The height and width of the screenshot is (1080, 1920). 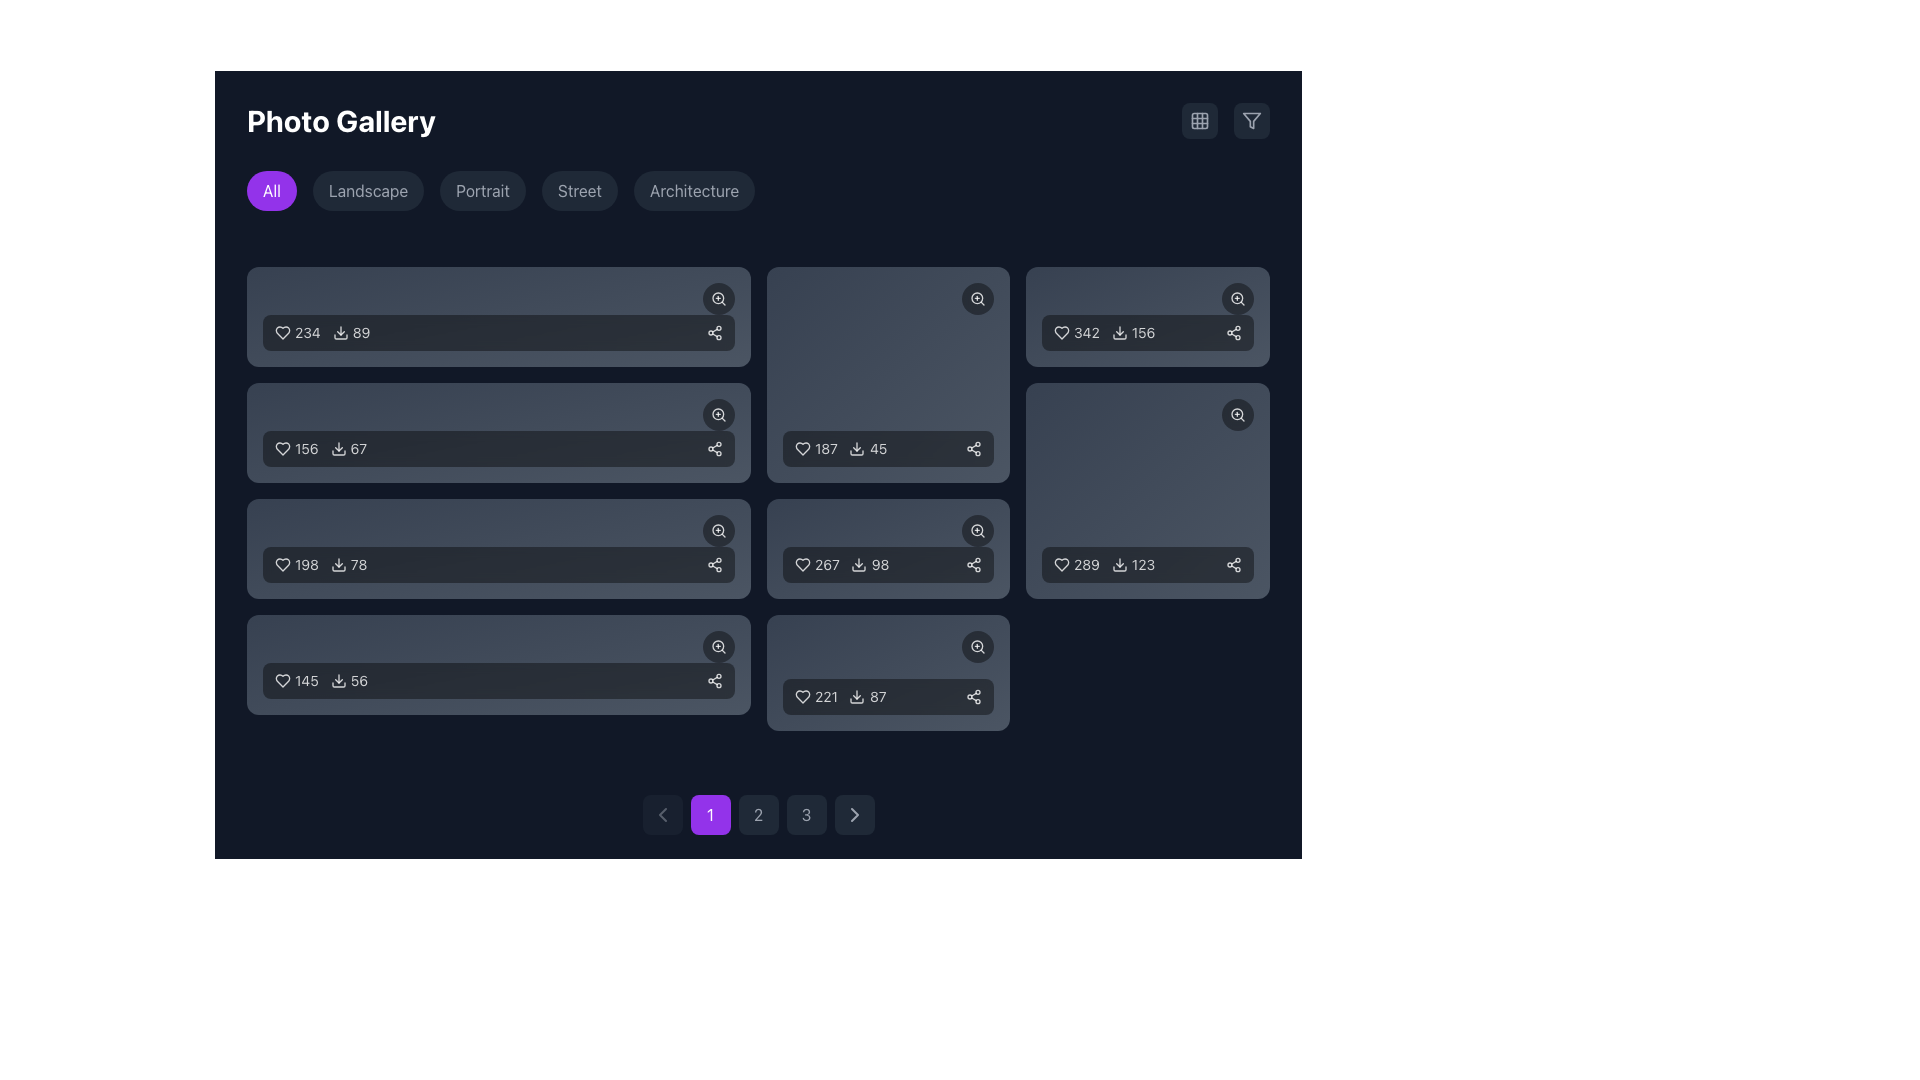 What do you see at coordinates (321, 447) in the screenshot?
I see `the heart icon in the interactive display component group that shows '156' likes, located in the second row of the gallery grid` at bounding box center [321, 447].